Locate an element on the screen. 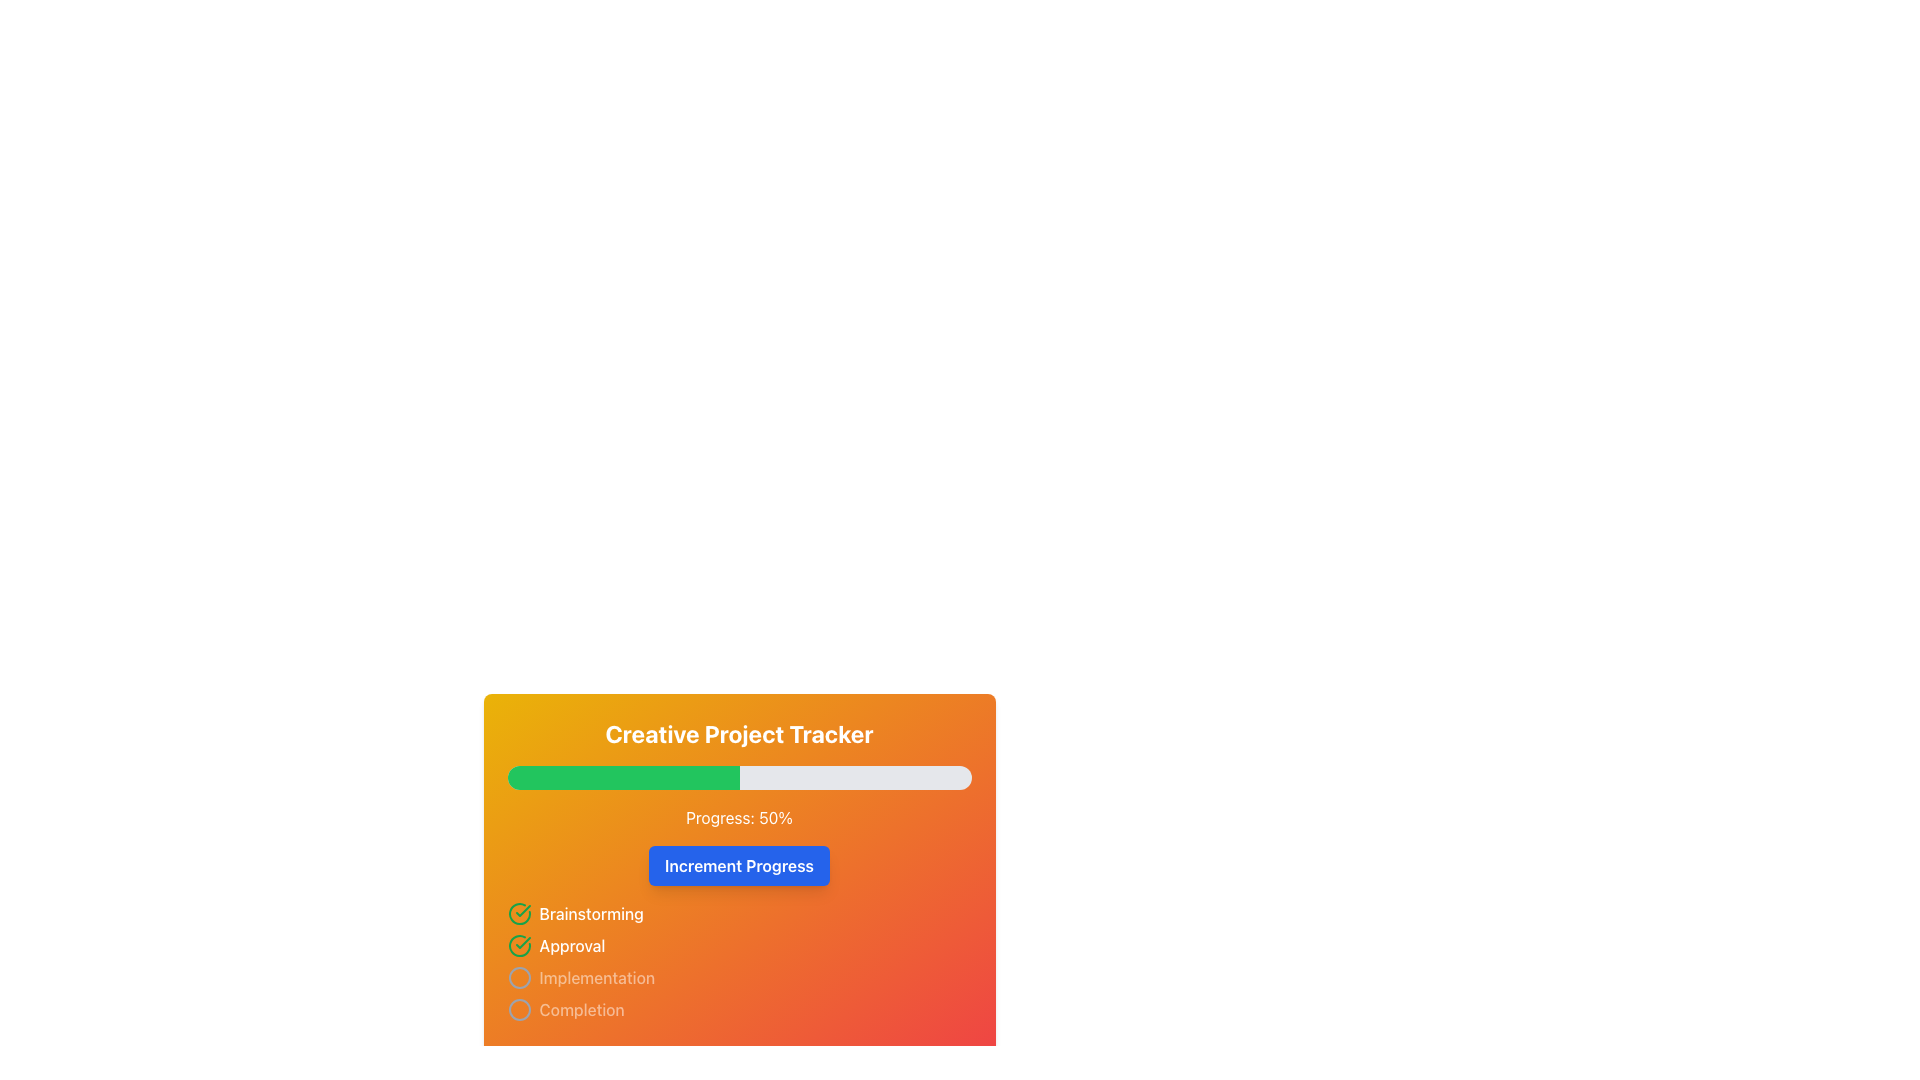 This screenshot has width=1920, height=1080. the 'Increment Progress' button, which is a blue rectangular button with rounded corners and white text centered within it is located at coordinates (738, 856).